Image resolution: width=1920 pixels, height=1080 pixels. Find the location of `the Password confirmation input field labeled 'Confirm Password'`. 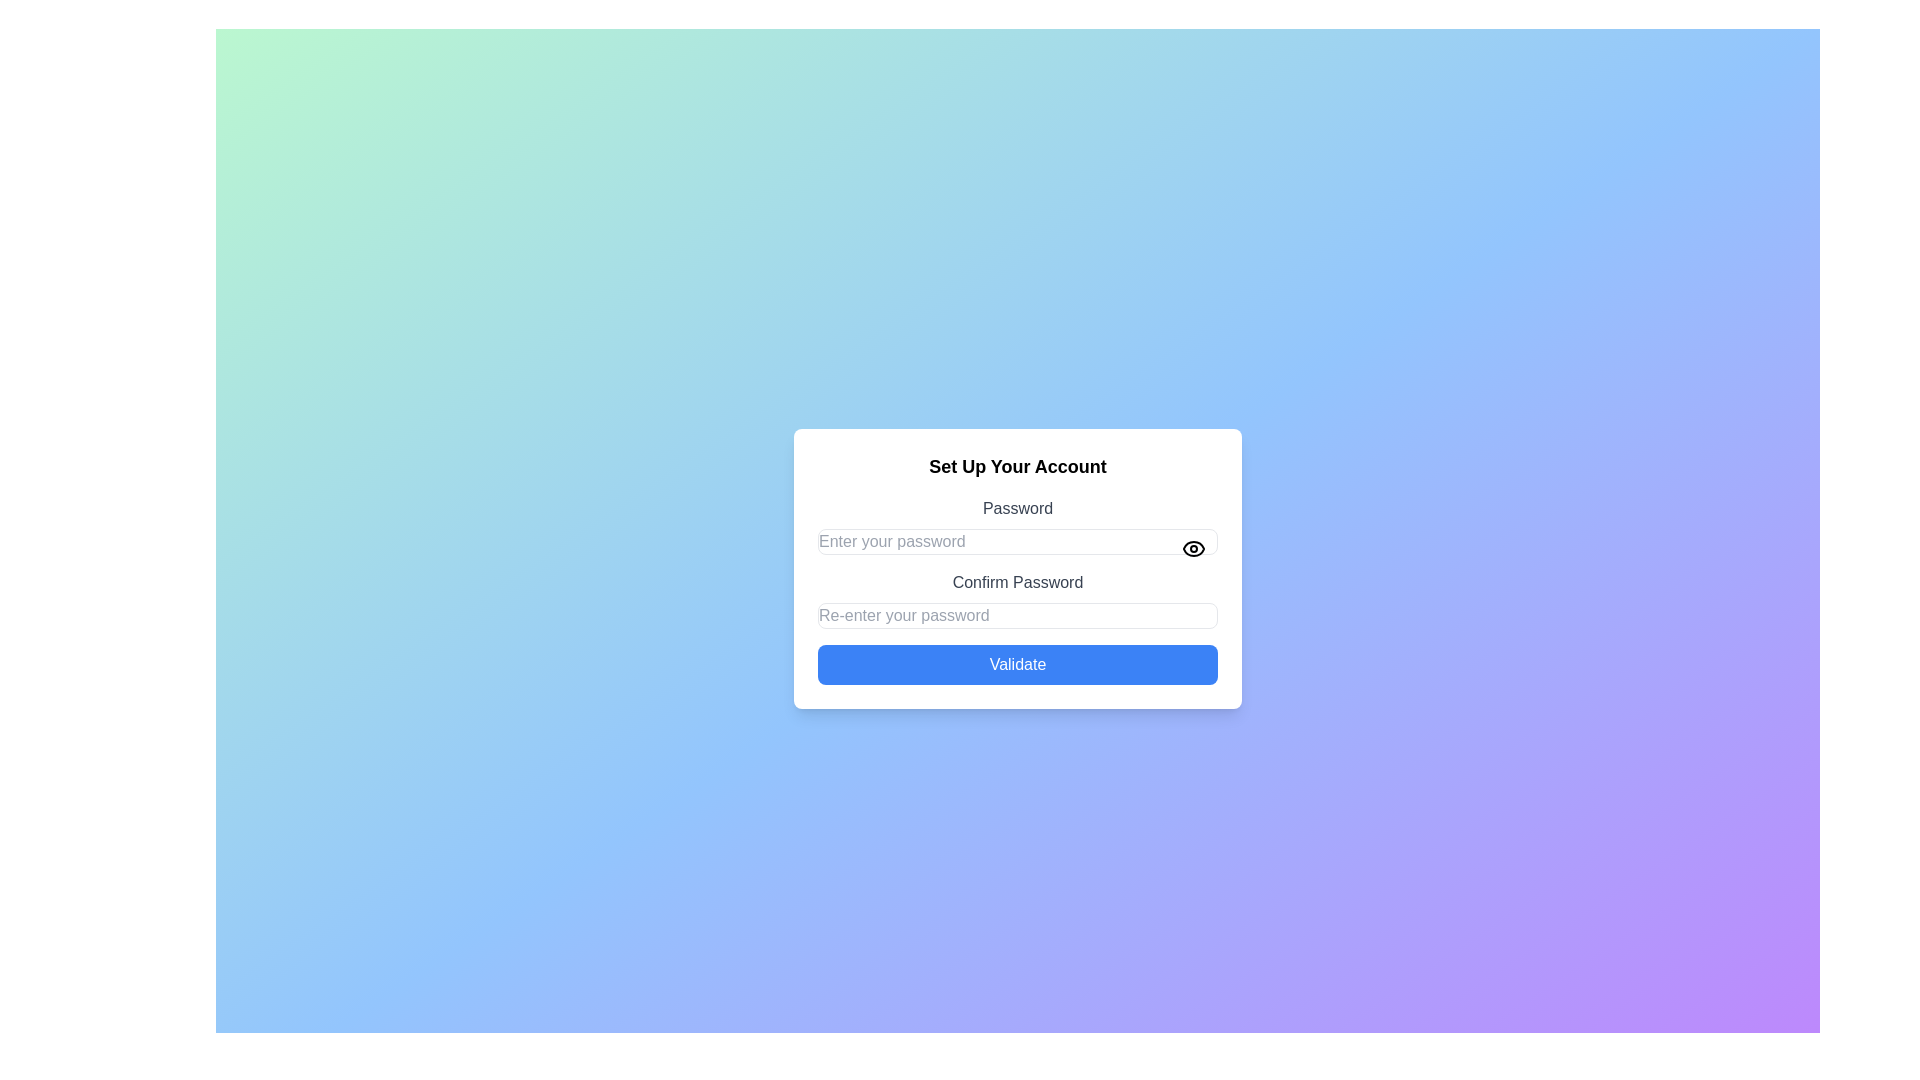

the Password confirmation input field labeled 'Confirm Password' is located at coordinates (1017, 599).